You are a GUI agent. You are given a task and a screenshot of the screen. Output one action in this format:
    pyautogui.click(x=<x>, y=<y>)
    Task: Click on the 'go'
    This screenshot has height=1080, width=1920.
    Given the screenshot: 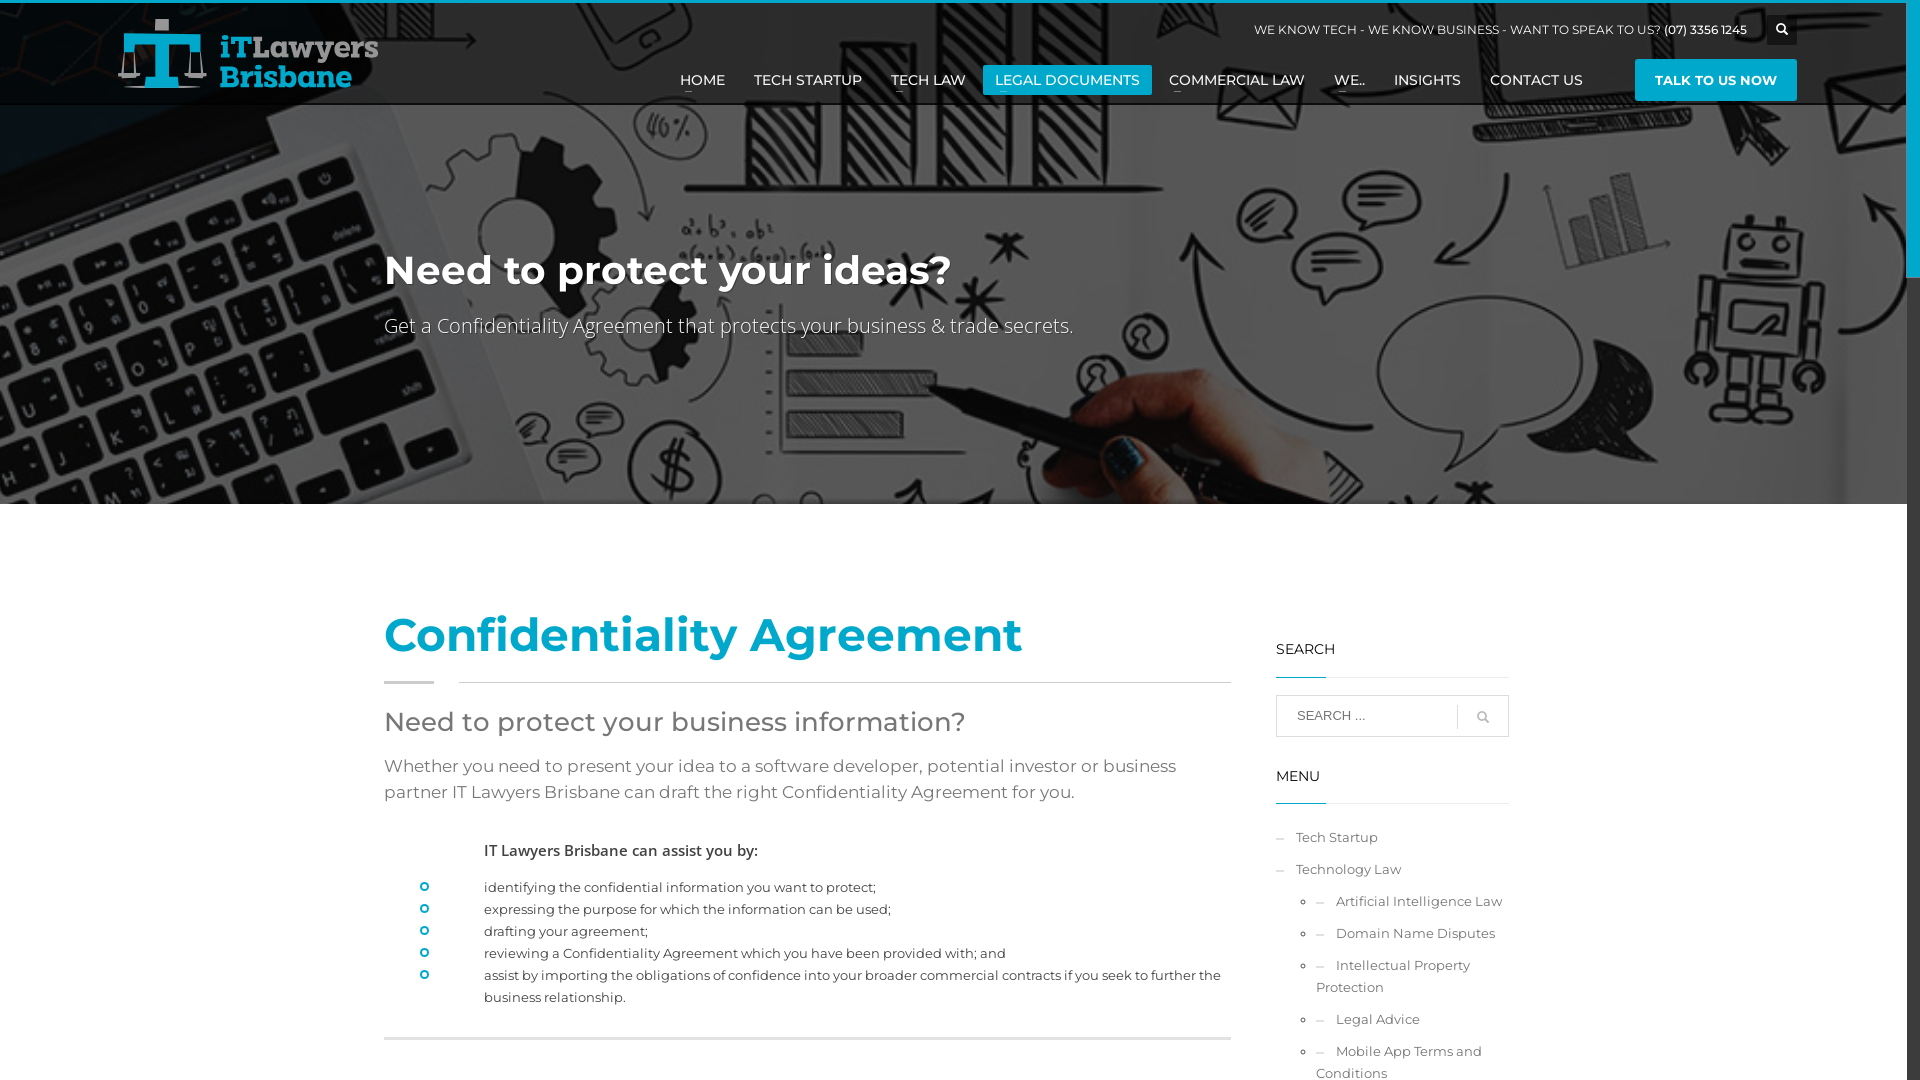 What is the action you would take?
    pyautogui.click(x=1455, y=716)
    